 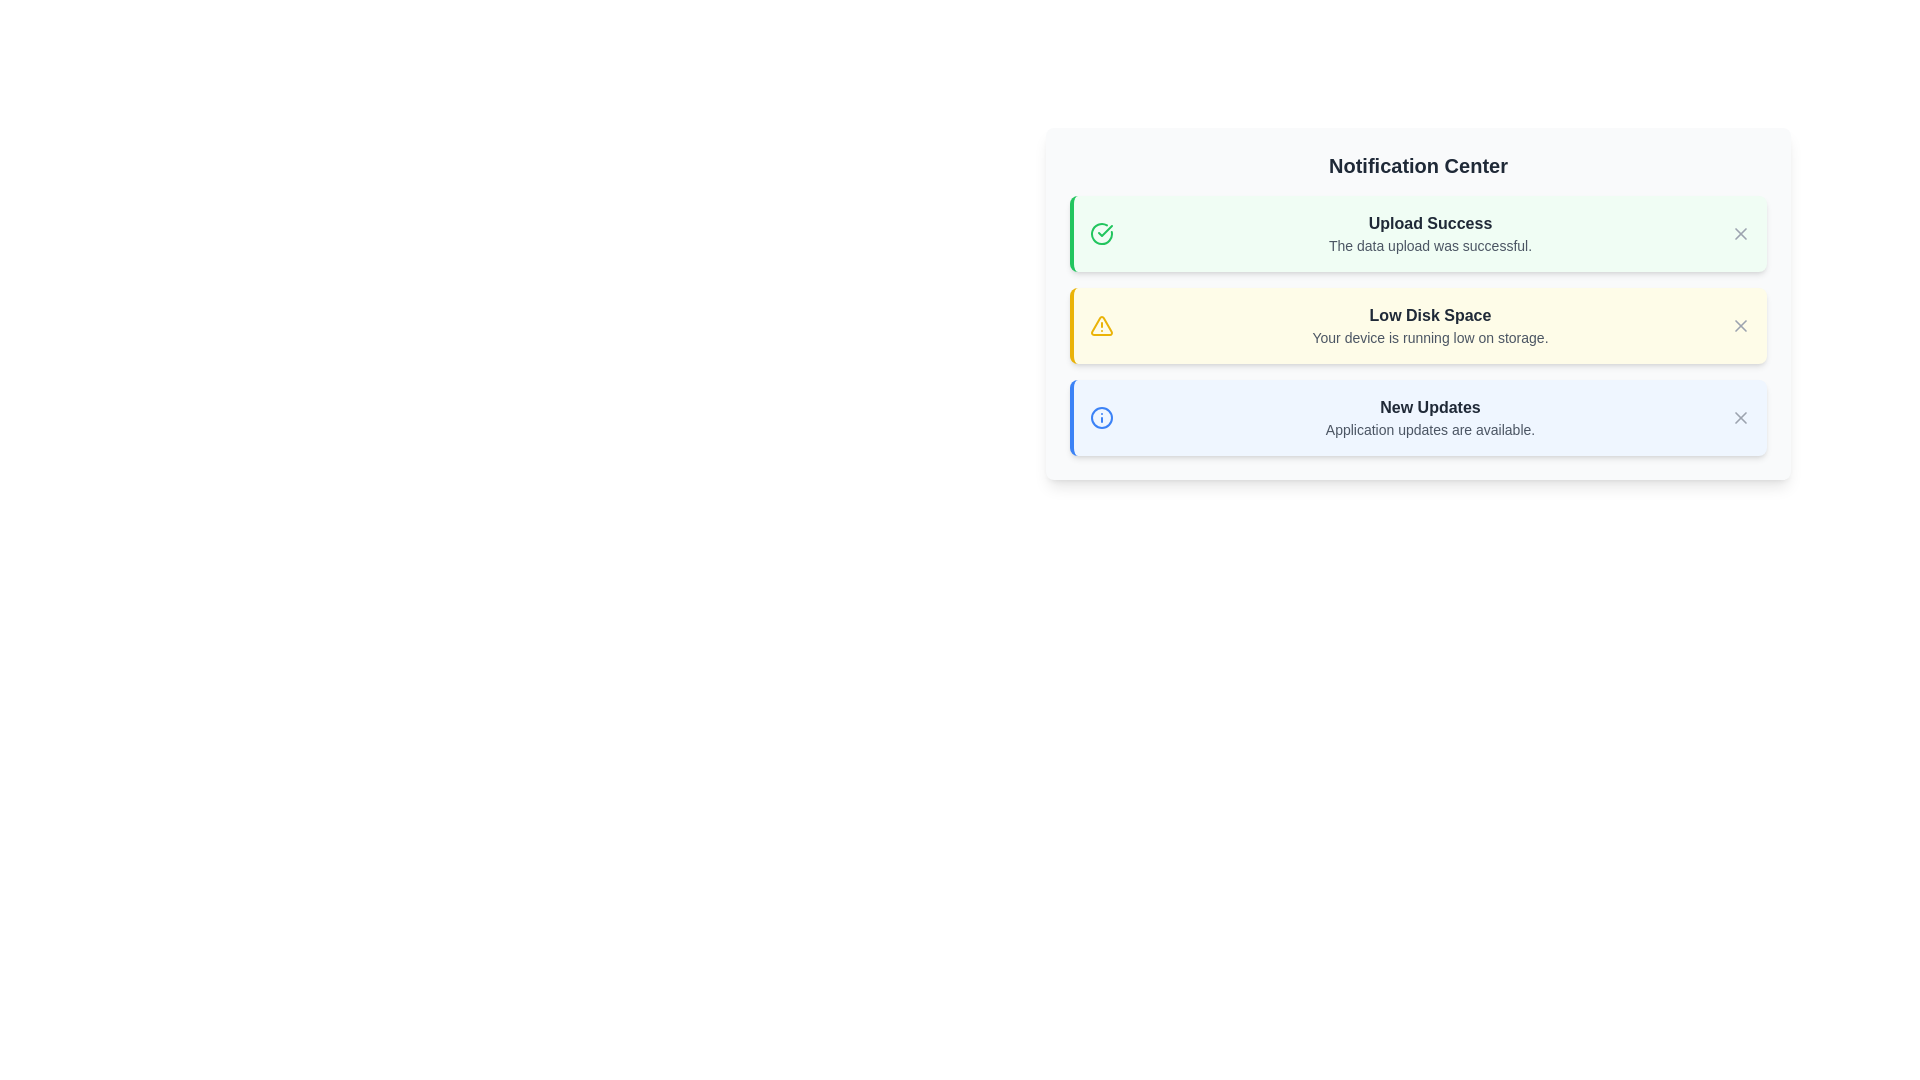 I want to click on the dismiss button located in the top-right corner of the 'Upload Success' notification card, so click(x=1740, y=233).